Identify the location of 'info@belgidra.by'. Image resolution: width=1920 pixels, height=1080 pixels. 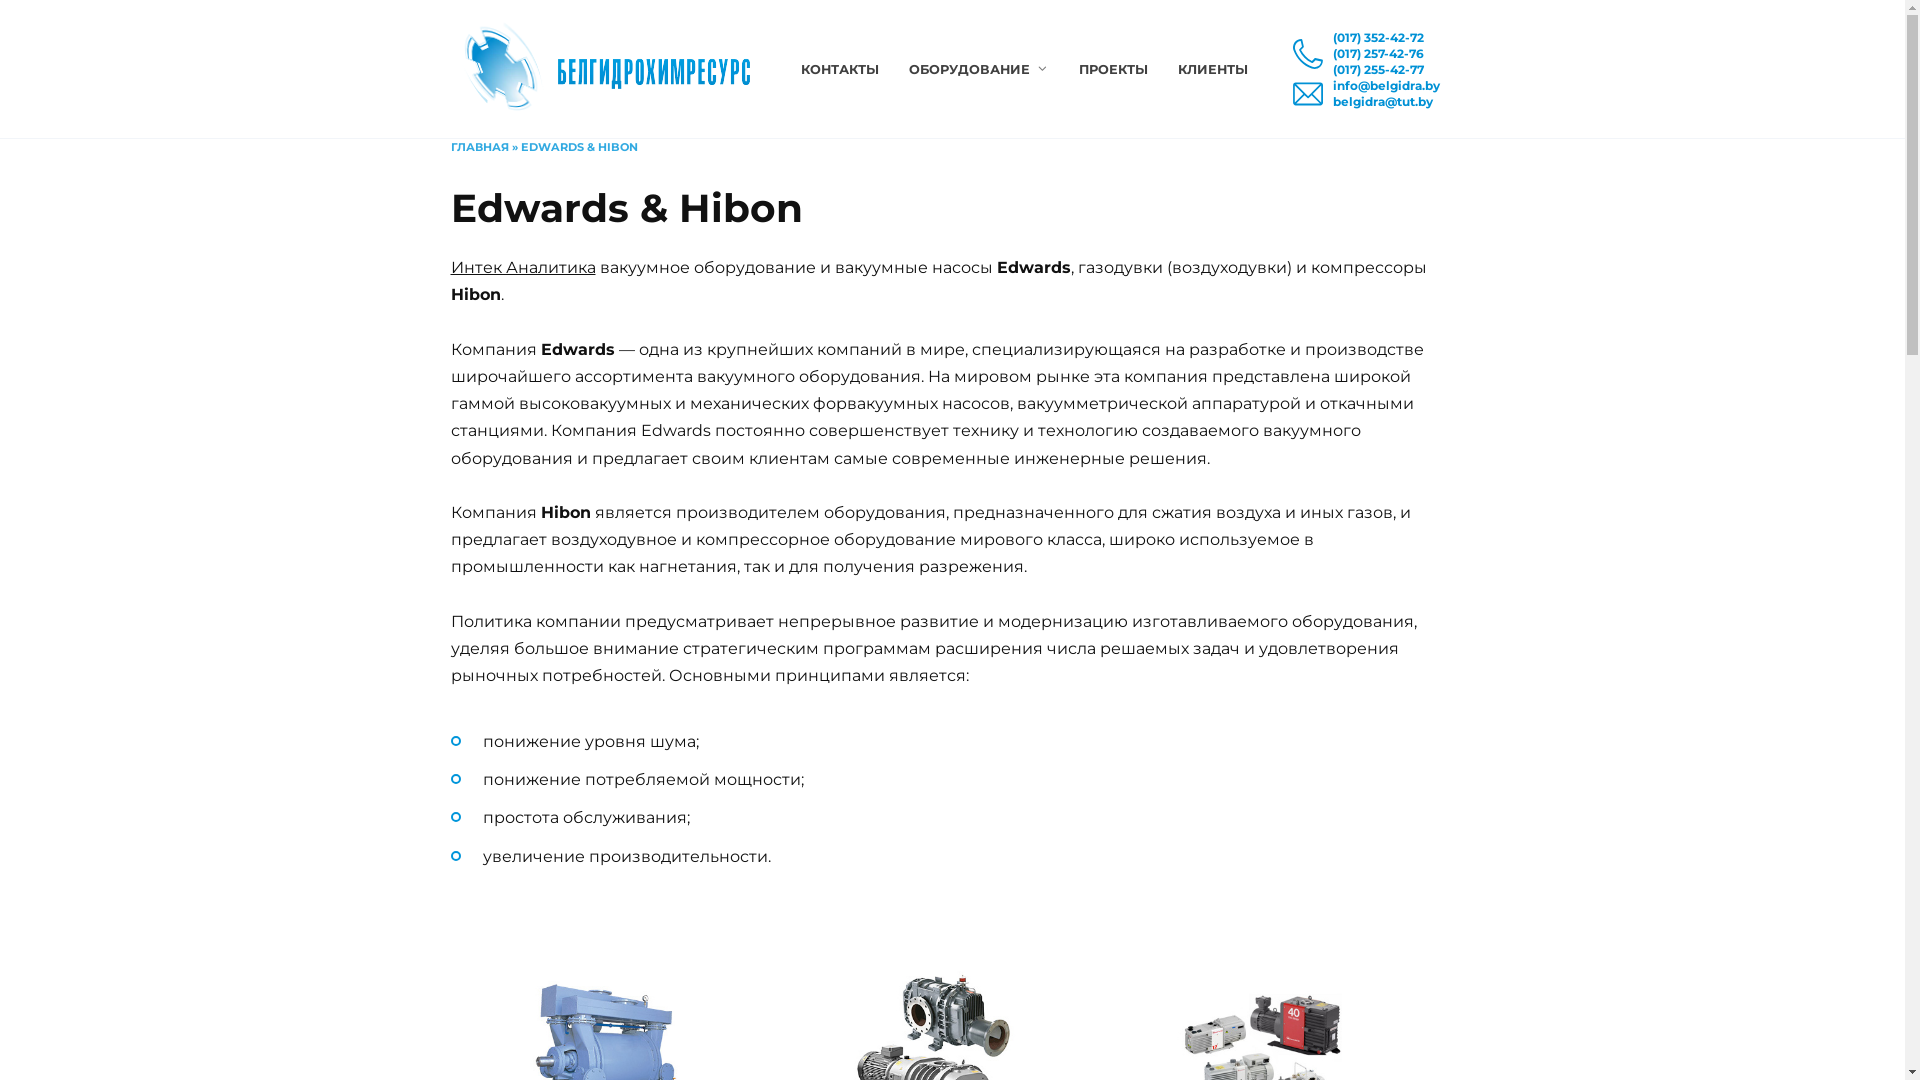
(1384, 84).